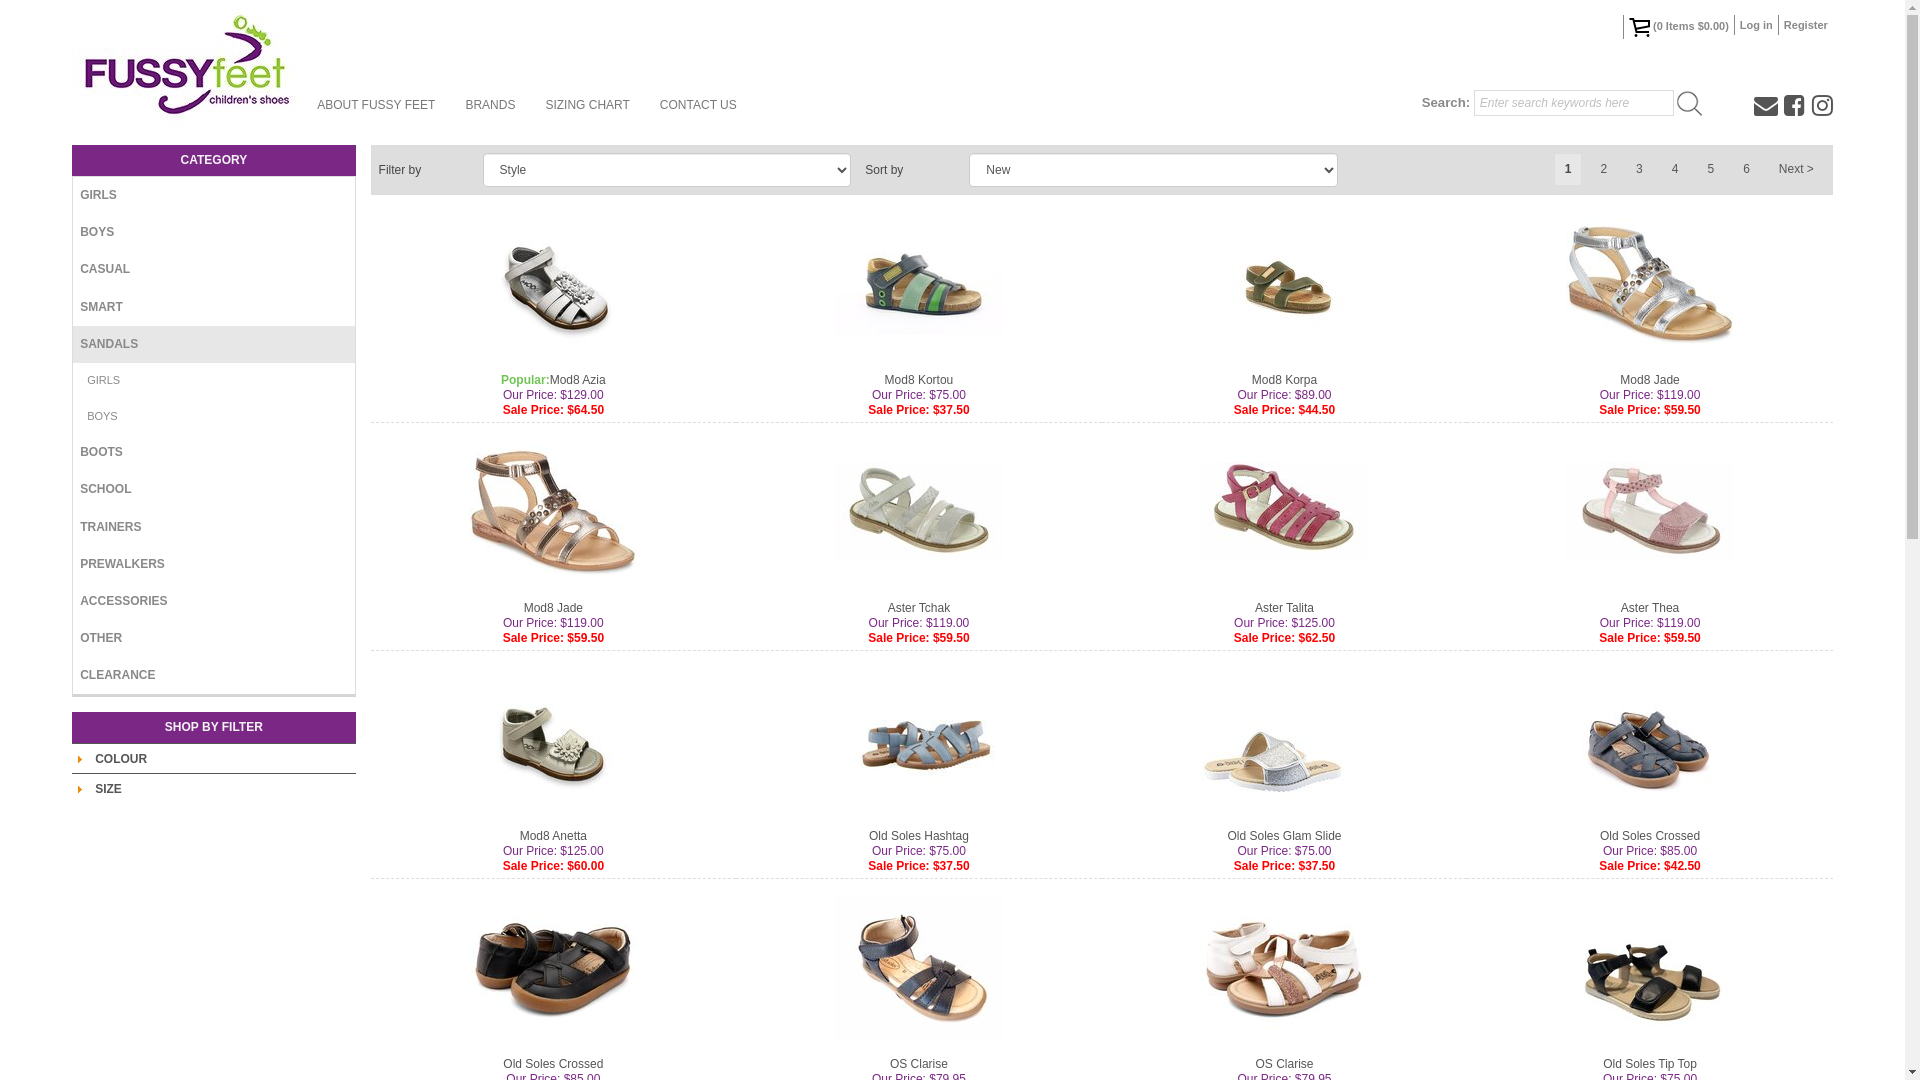  What do you see at coordinates (1650, 740) in the screenshot?
I see `'Old Soles Crossed-sandals-Fussy Feet - Childrens Shoes'` at bounding box center [1650, 740].